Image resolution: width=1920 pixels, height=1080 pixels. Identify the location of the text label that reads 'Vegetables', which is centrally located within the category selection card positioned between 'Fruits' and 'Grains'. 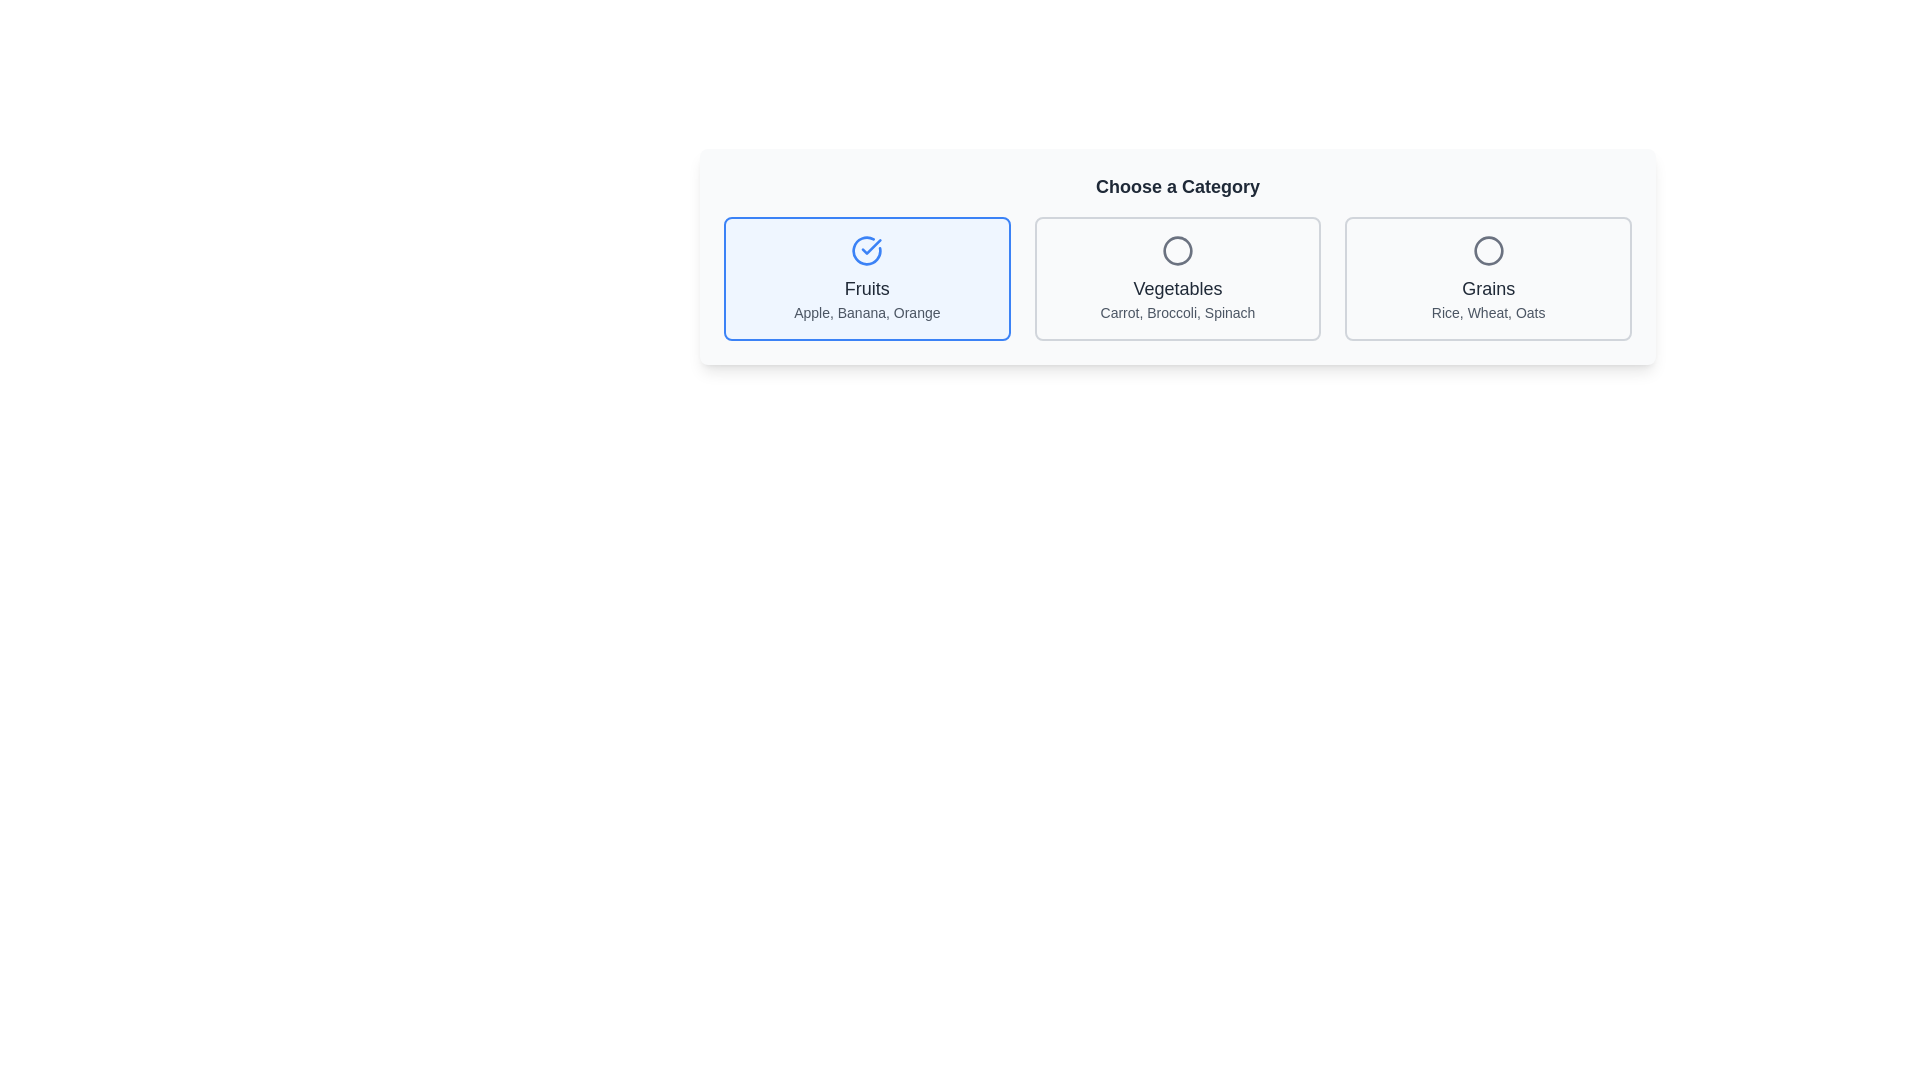
(1177, 289).